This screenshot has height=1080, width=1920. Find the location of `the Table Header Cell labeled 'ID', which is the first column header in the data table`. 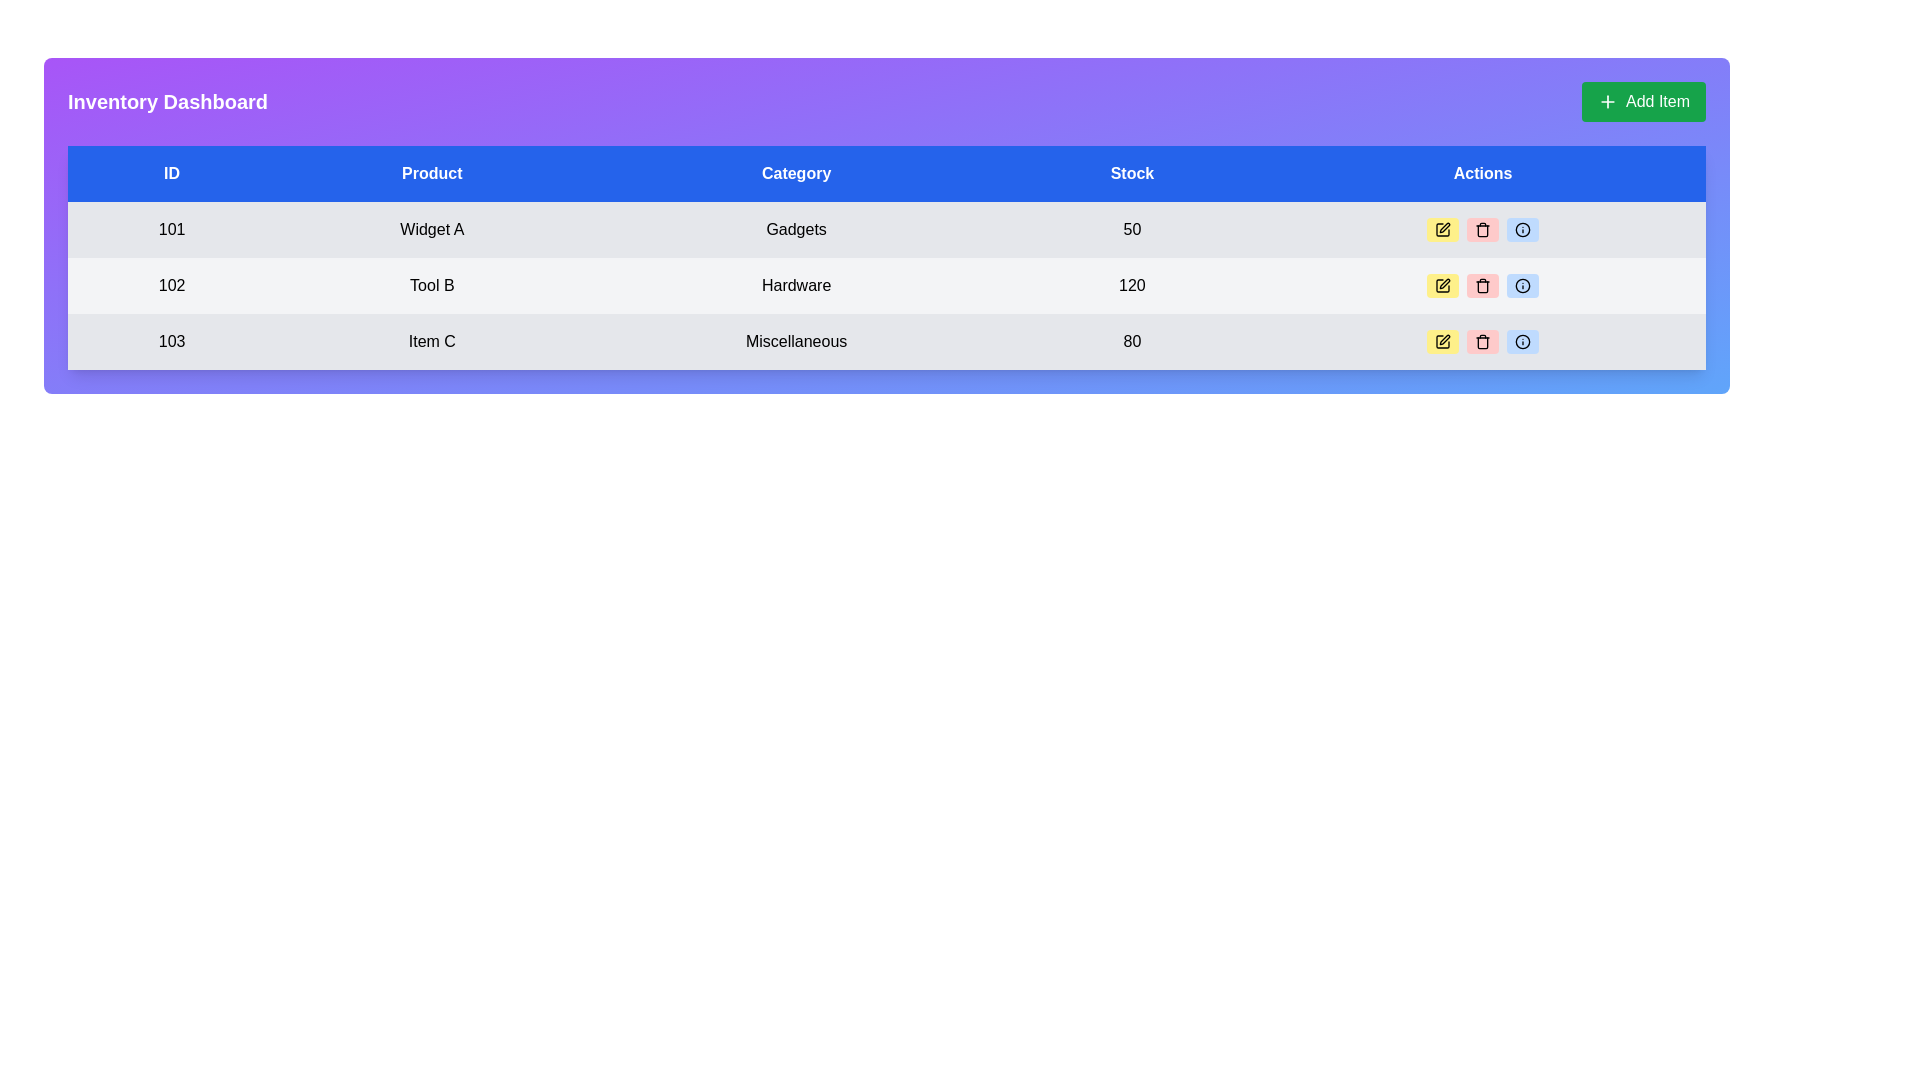

the Table Header Cell labeled 'ID', which is the first column header in the data table is located at coordinates (172, 172).